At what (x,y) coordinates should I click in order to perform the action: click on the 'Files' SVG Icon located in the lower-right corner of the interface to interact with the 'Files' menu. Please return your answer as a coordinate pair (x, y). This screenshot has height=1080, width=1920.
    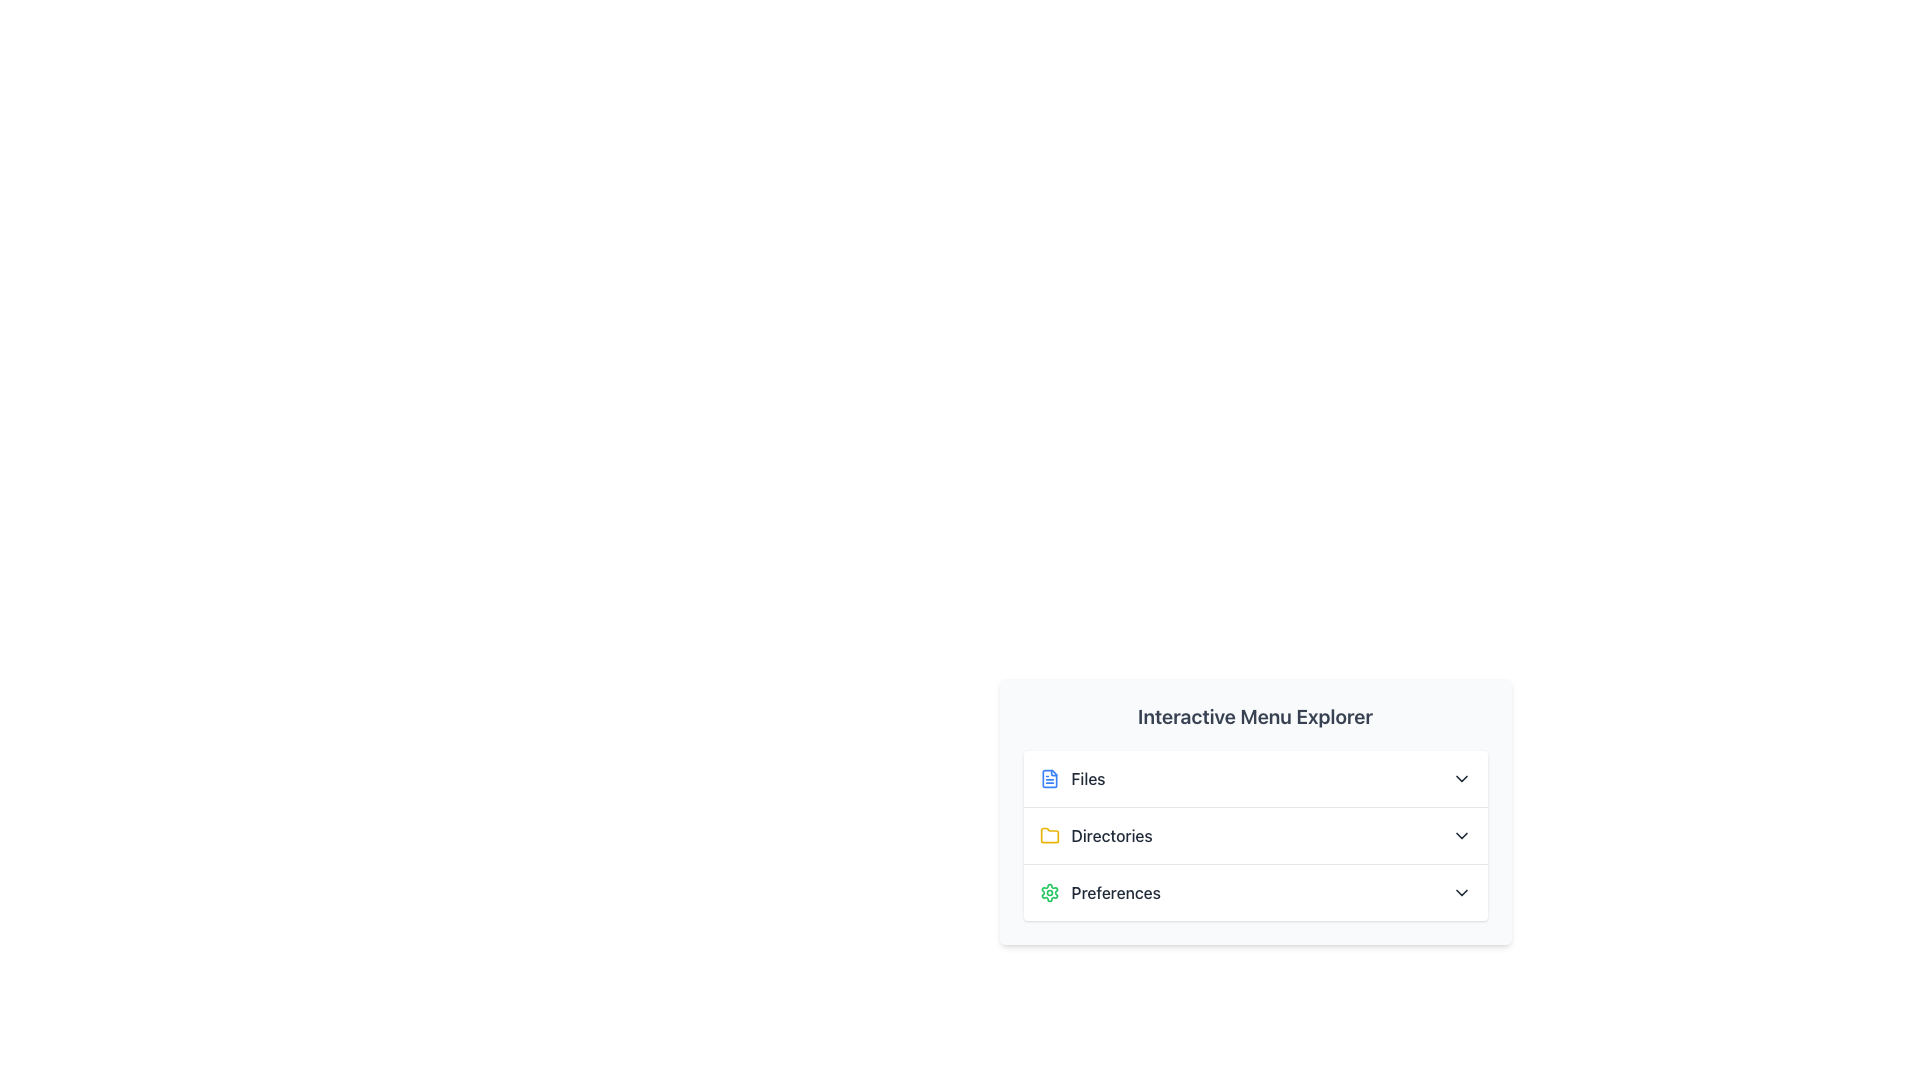
    Looking at the image, I should click on (1048, 778).